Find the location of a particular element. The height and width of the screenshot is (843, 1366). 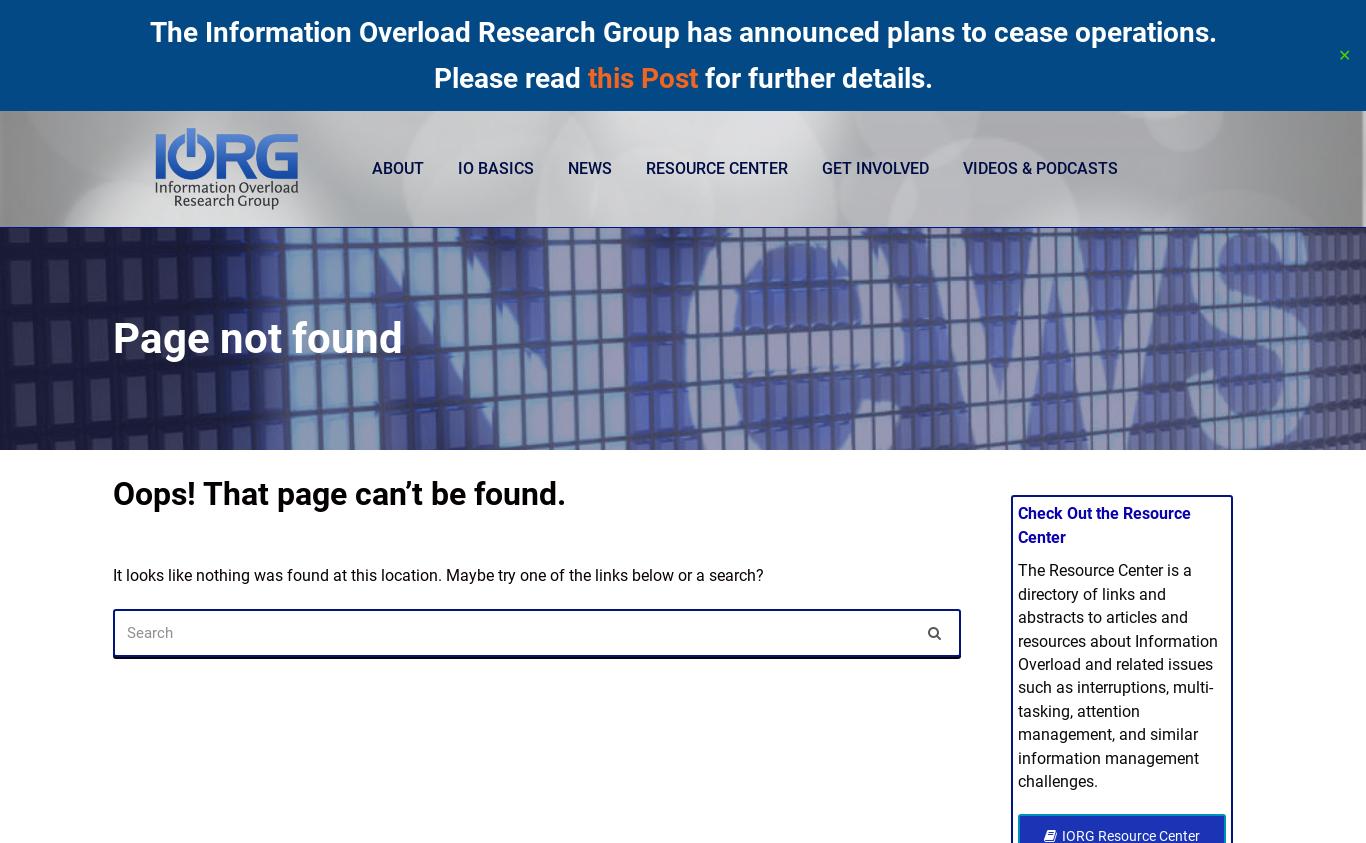

'IO Basics' is located at coordinates (495, 167).